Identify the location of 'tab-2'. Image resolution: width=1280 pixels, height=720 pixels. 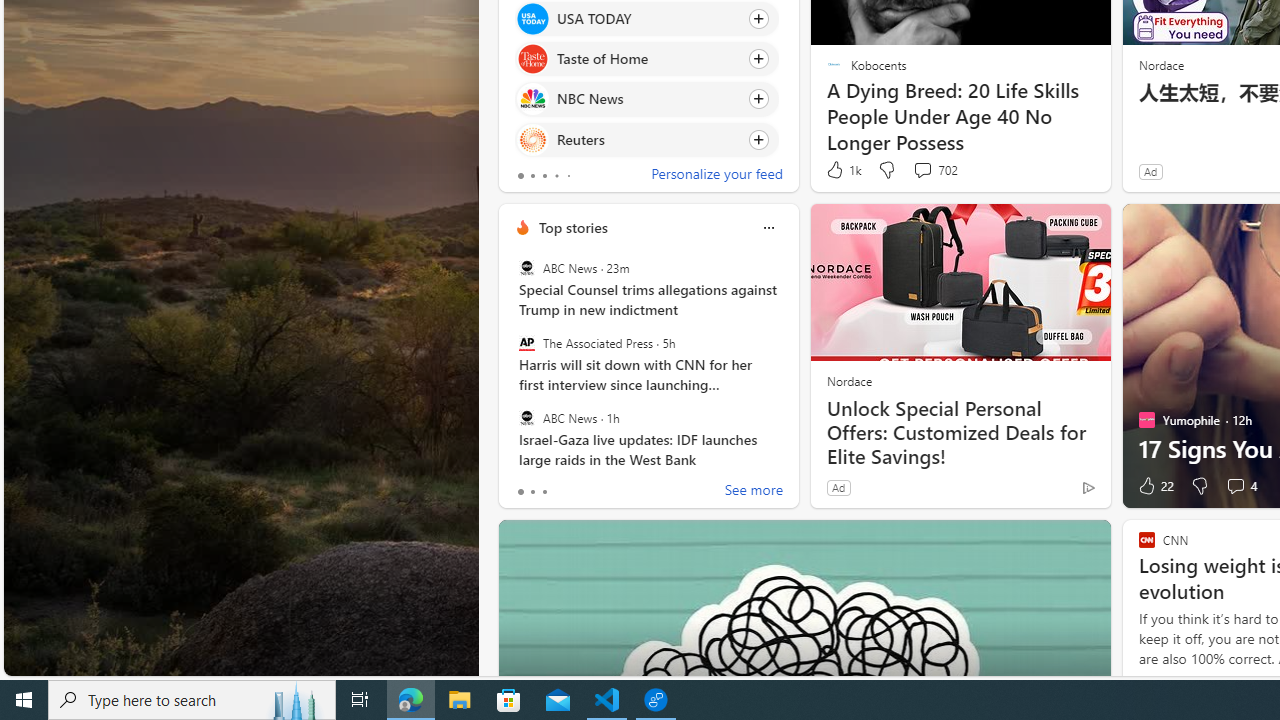
(544, 492).